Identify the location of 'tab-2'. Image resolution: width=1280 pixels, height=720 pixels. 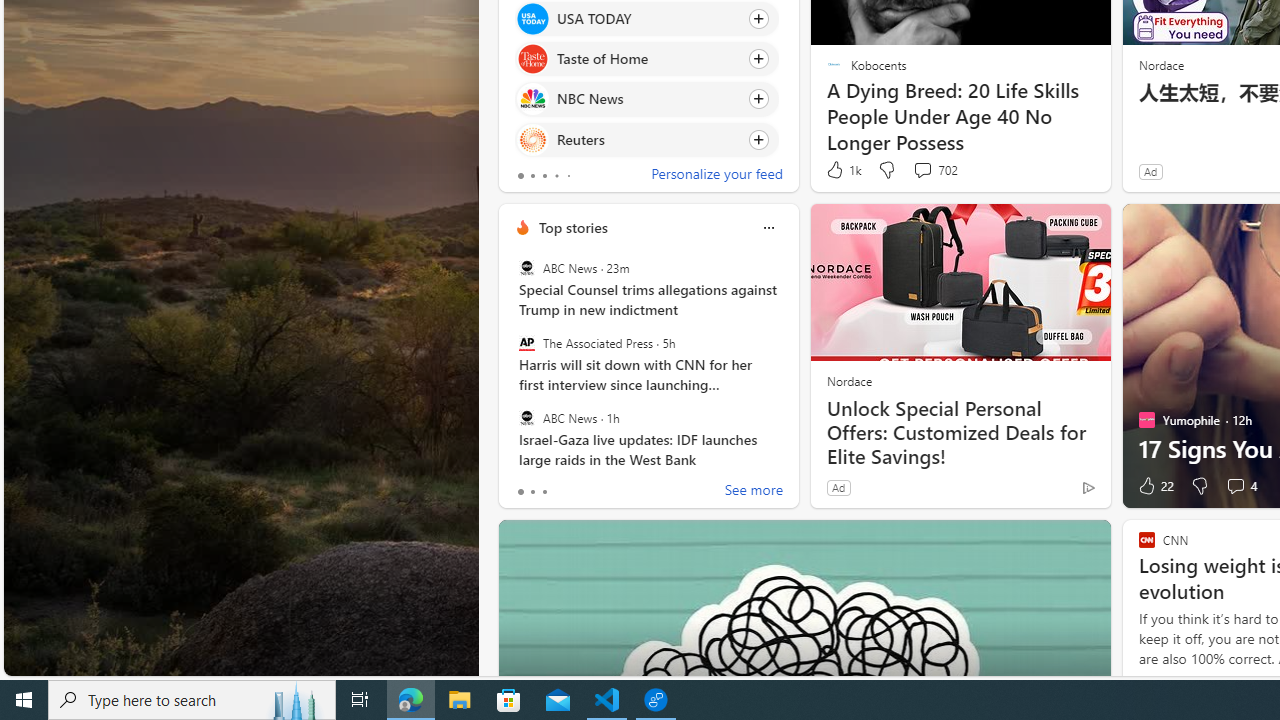
(544, 492).